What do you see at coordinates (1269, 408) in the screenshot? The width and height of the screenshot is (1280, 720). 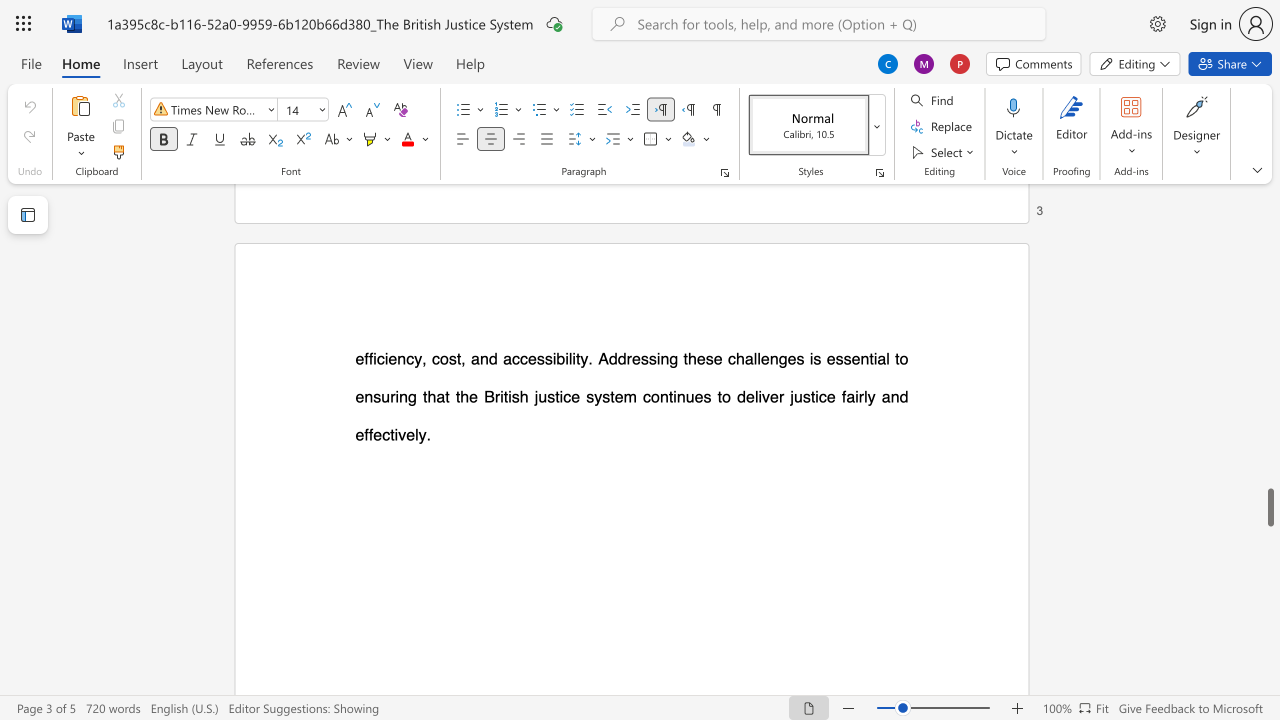 I see `the side scrollbar to bring the page up` at bounding box center [1269, 408].